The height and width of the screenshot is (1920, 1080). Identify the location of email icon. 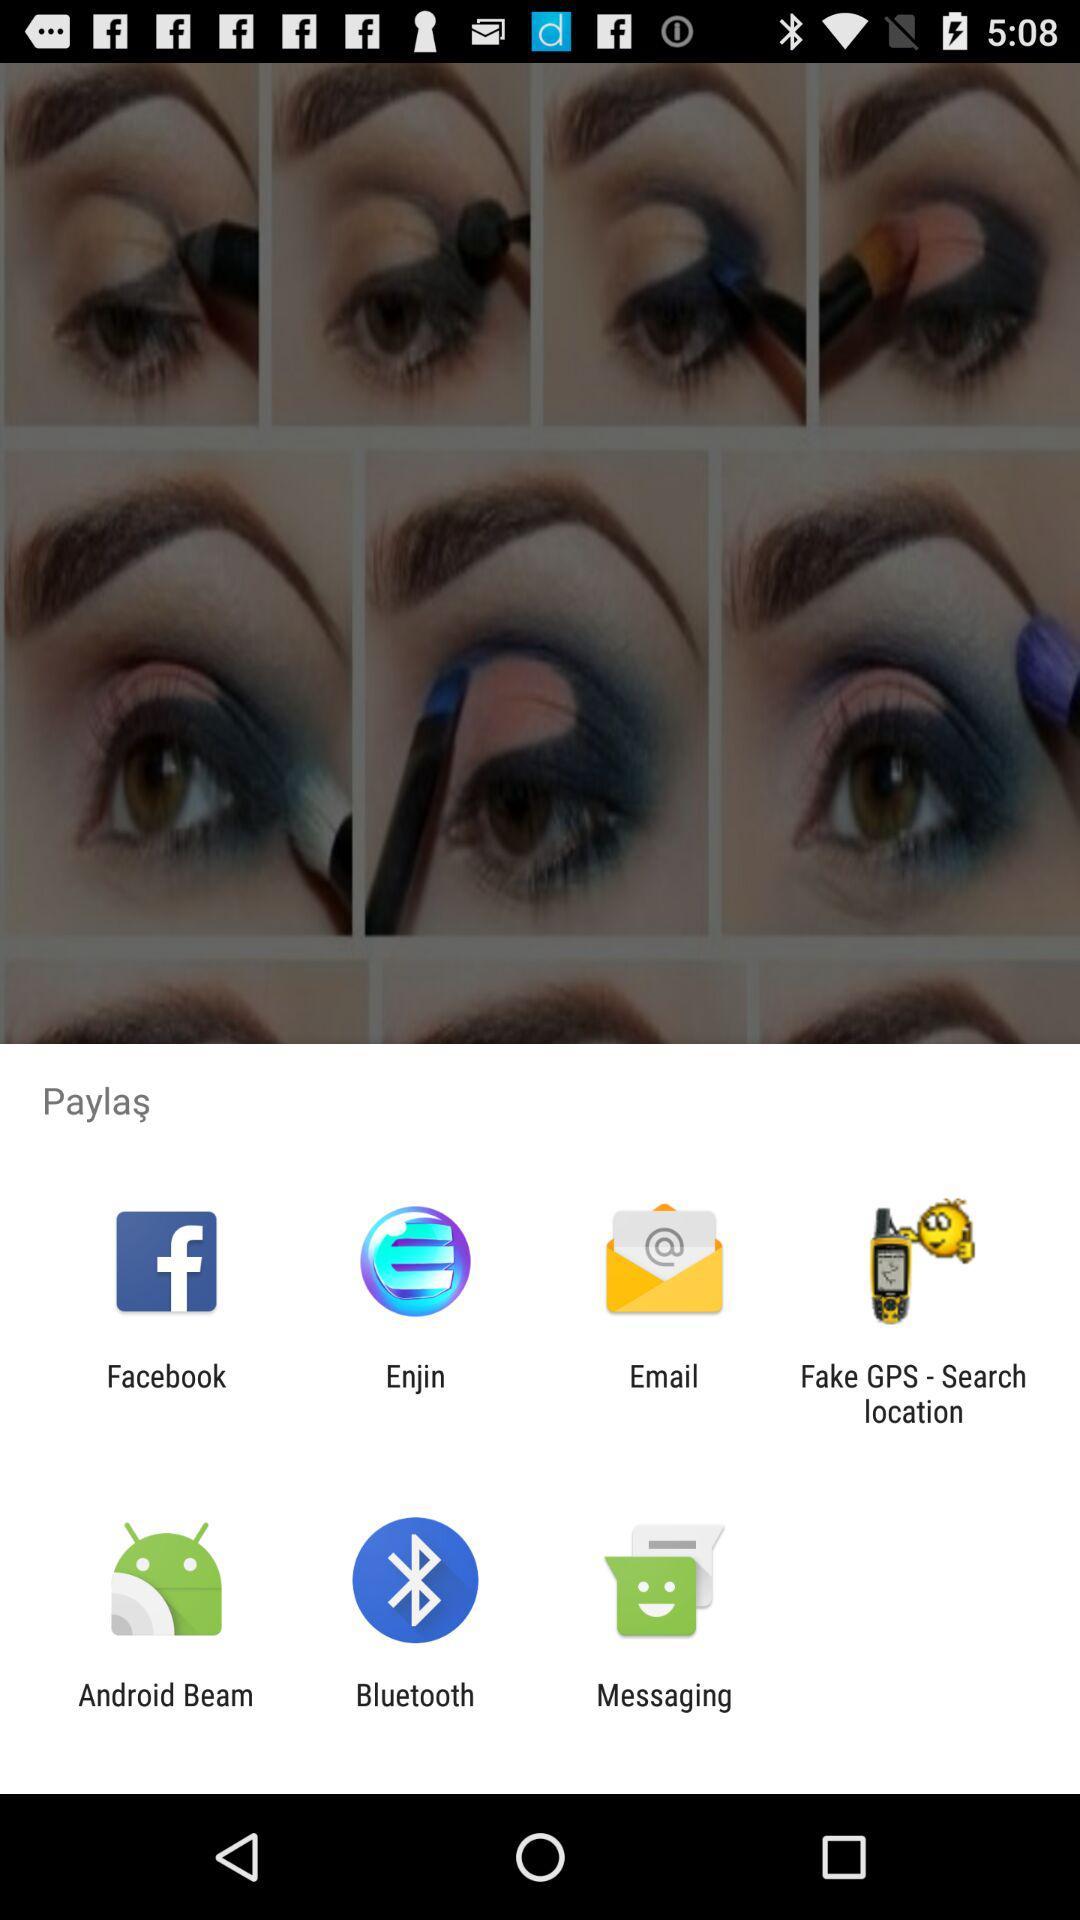
(664, 1392).